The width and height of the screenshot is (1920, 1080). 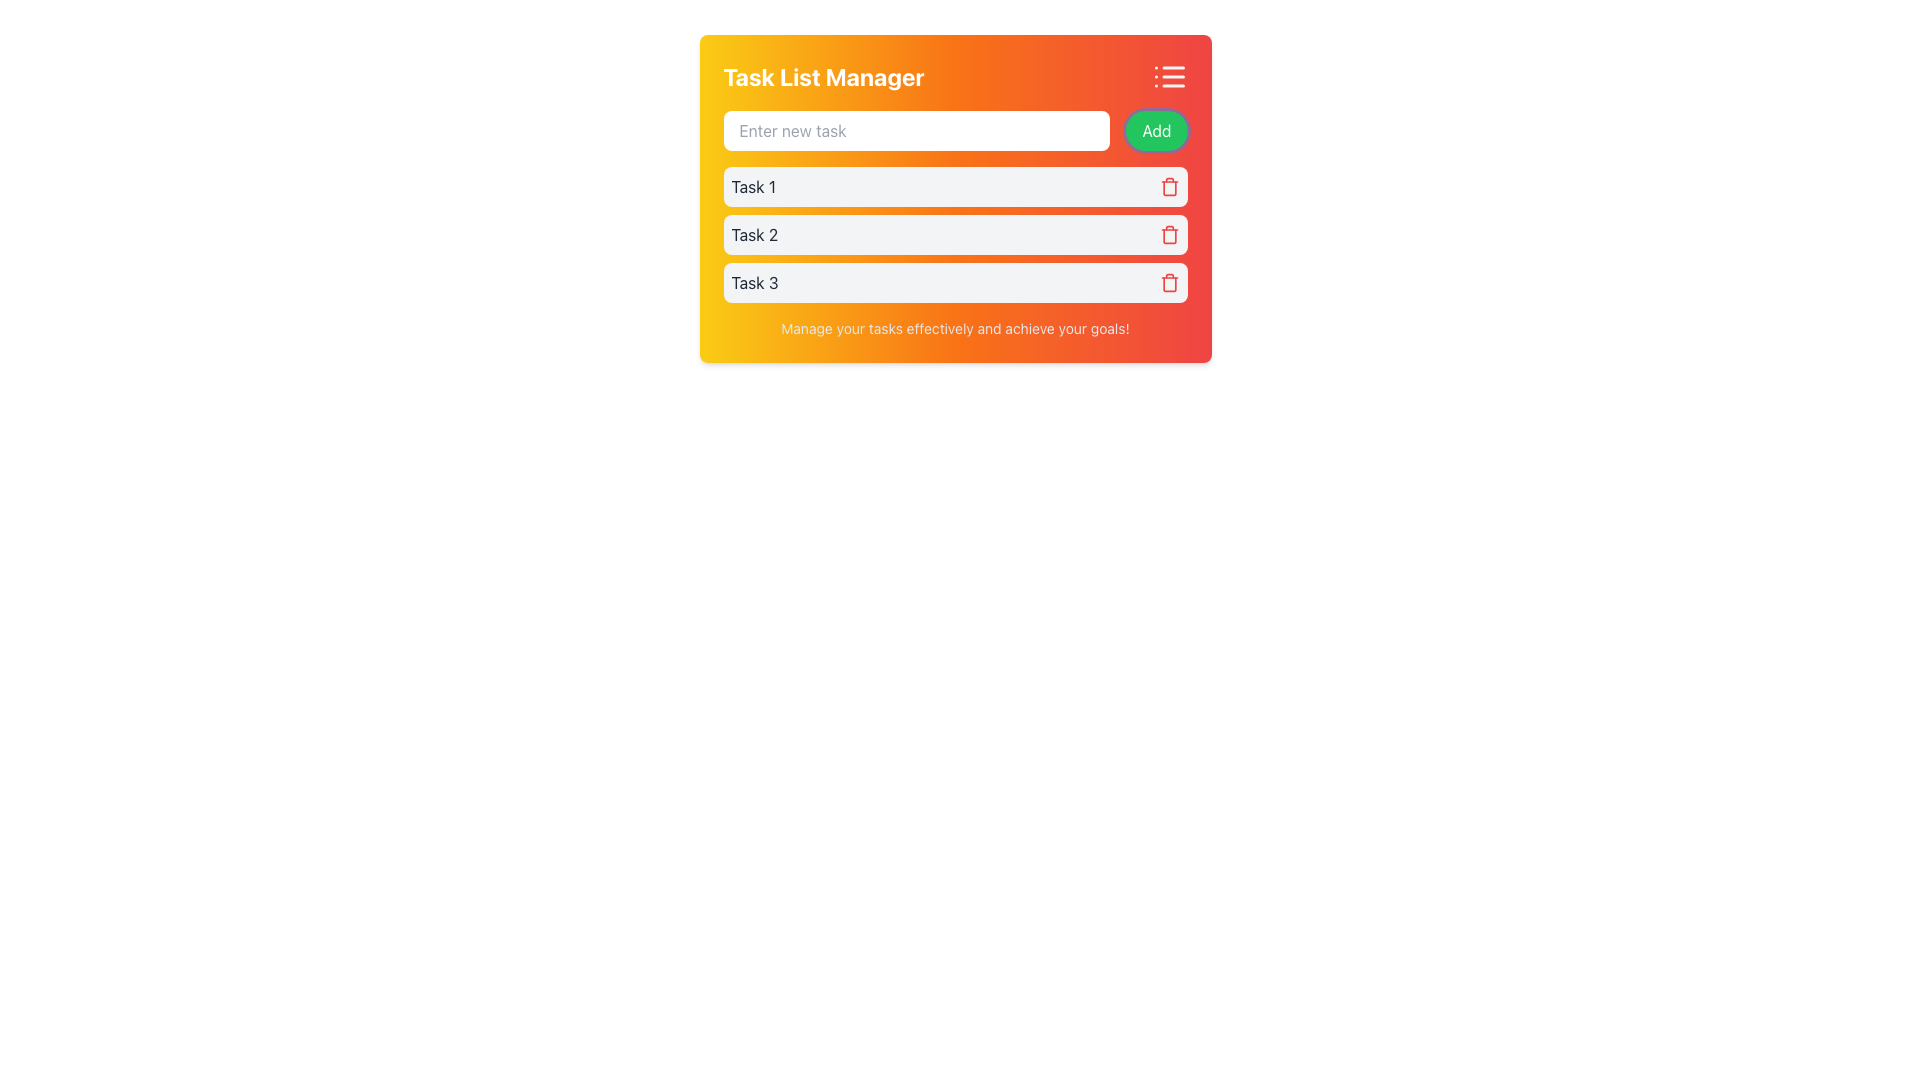 I want to click on the Heading label that displays 'Task List Manager', which is styled in bold and large font on a gradient orange background, located at the top left of the interface, so click(x=824, y=76).